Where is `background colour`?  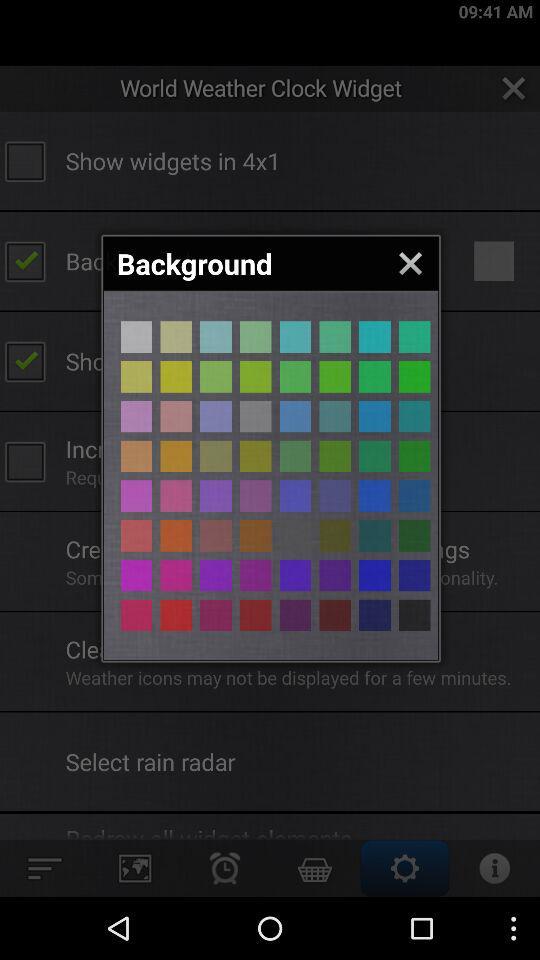 background colour is located at coordinates (135, 456).